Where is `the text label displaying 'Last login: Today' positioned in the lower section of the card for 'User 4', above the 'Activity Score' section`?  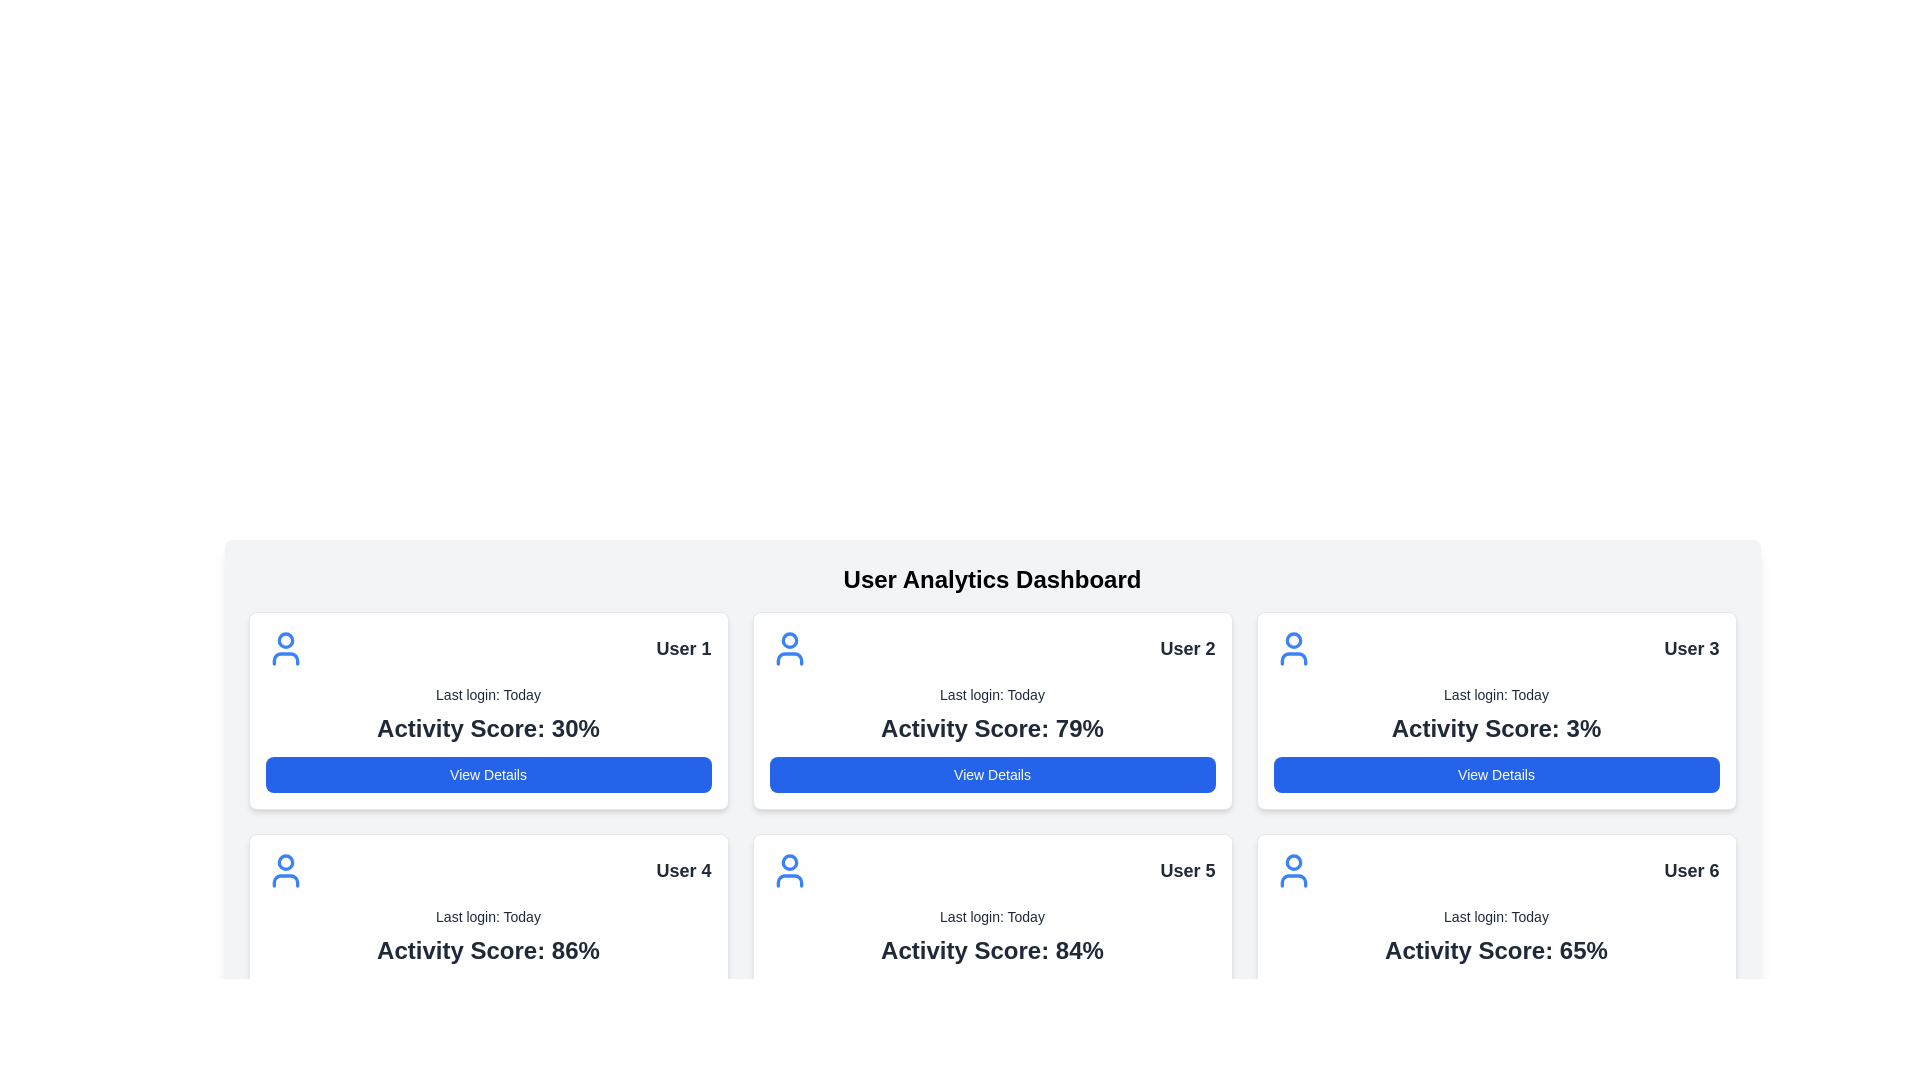
the text label displaying 'Last login: Today' positioned in the lower section of the card for 'User 4', above the 'Activity Score' section is located at coordinates (488, 917).